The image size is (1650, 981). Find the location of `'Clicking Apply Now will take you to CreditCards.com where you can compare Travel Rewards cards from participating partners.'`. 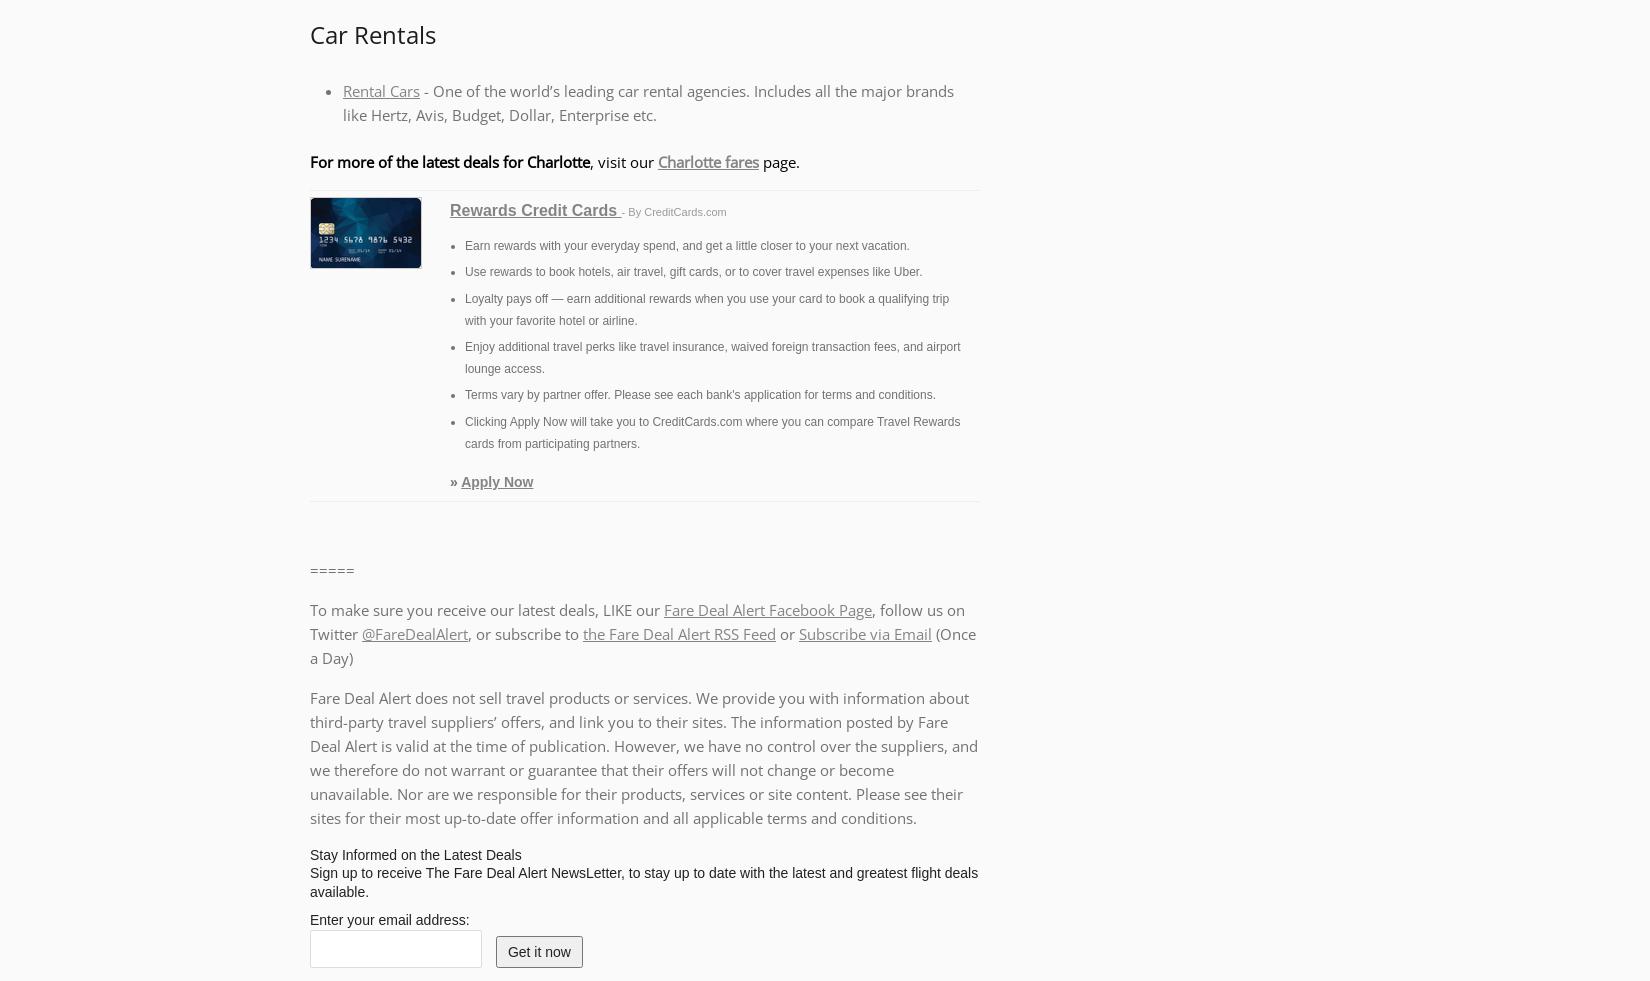

'Clicking Apply Now will take you to CreditCards.com where you can compare Travel Rewards cards from participating partners.' is located at coordinates (711, 431).